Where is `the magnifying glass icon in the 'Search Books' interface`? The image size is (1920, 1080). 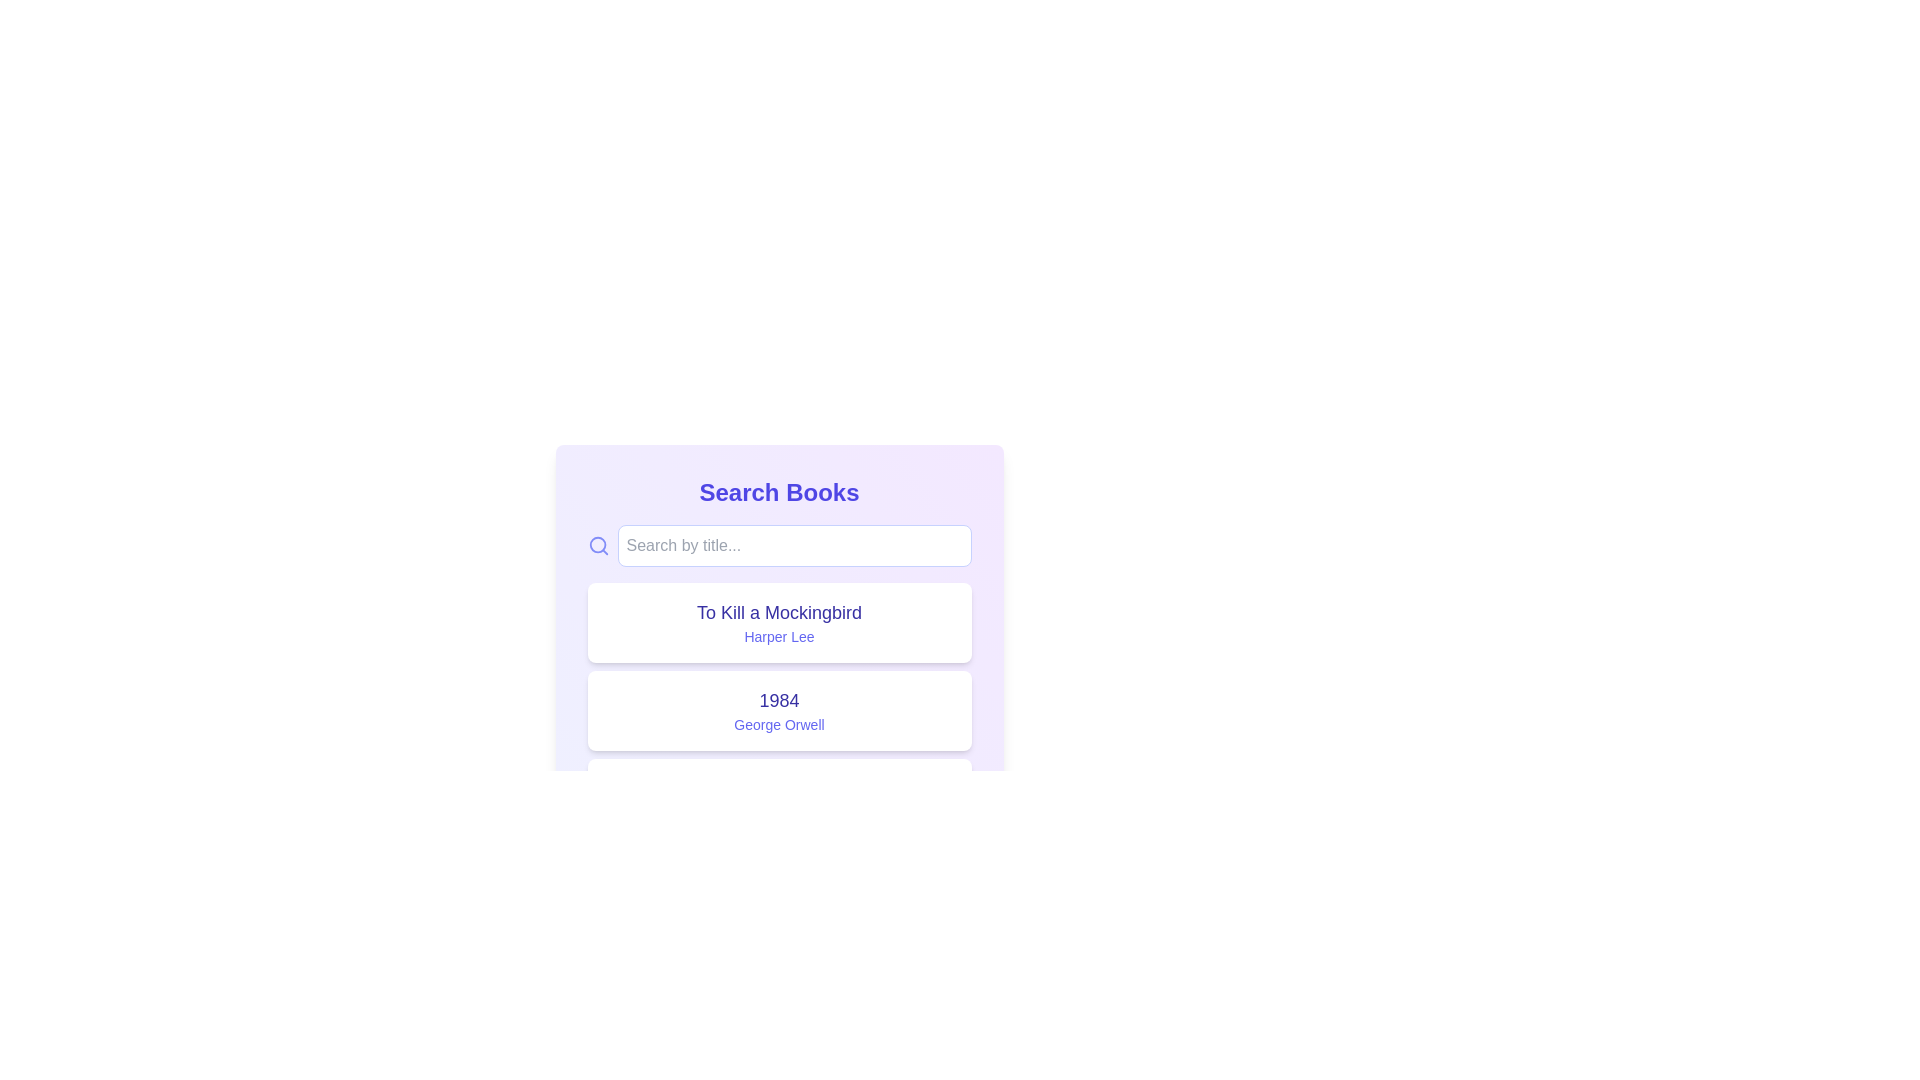 the magnifying glass icon in the 'Search Books' interface is located at coordinates (597, 546).